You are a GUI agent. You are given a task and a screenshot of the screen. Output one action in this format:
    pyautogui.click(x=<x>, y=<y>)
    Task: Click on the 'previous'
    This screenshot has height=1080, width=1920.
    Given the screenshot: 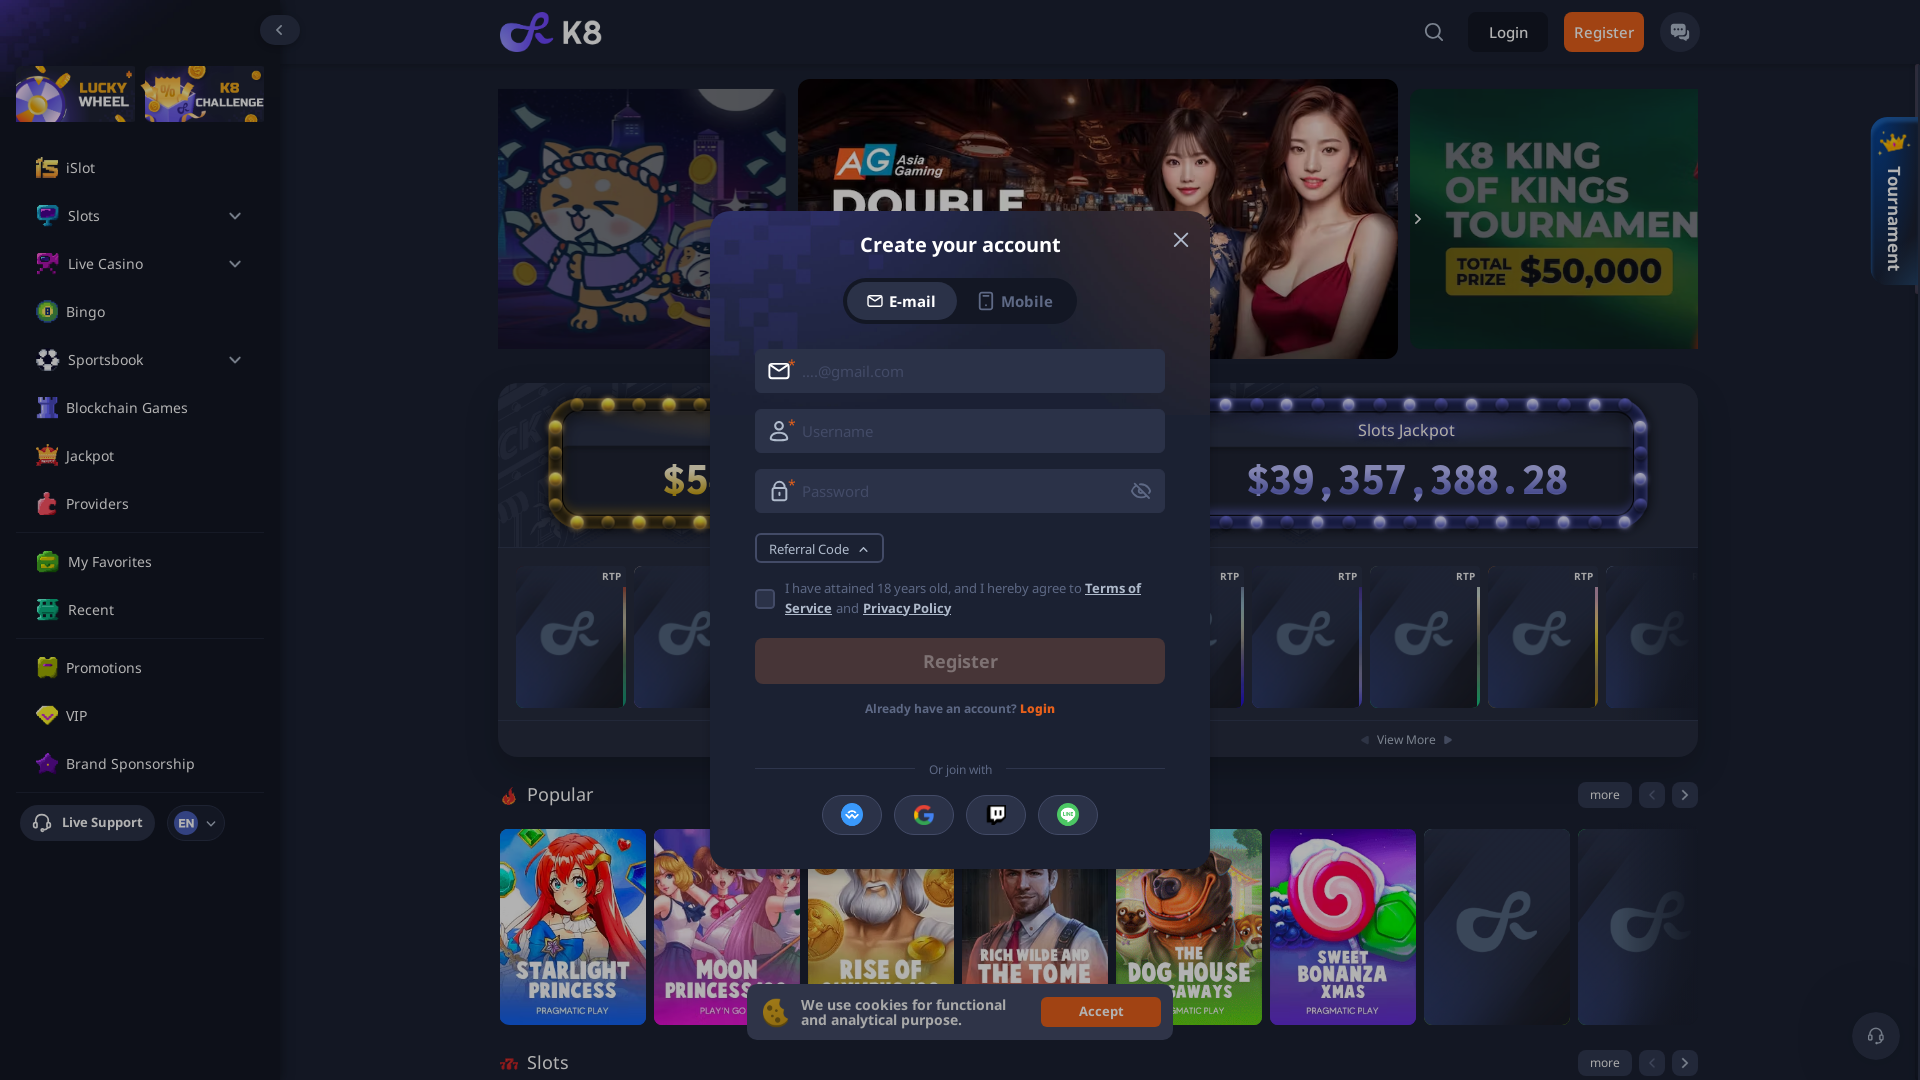 What is the action you would take?
    pyautogui.click(x=1651, y=793)
    